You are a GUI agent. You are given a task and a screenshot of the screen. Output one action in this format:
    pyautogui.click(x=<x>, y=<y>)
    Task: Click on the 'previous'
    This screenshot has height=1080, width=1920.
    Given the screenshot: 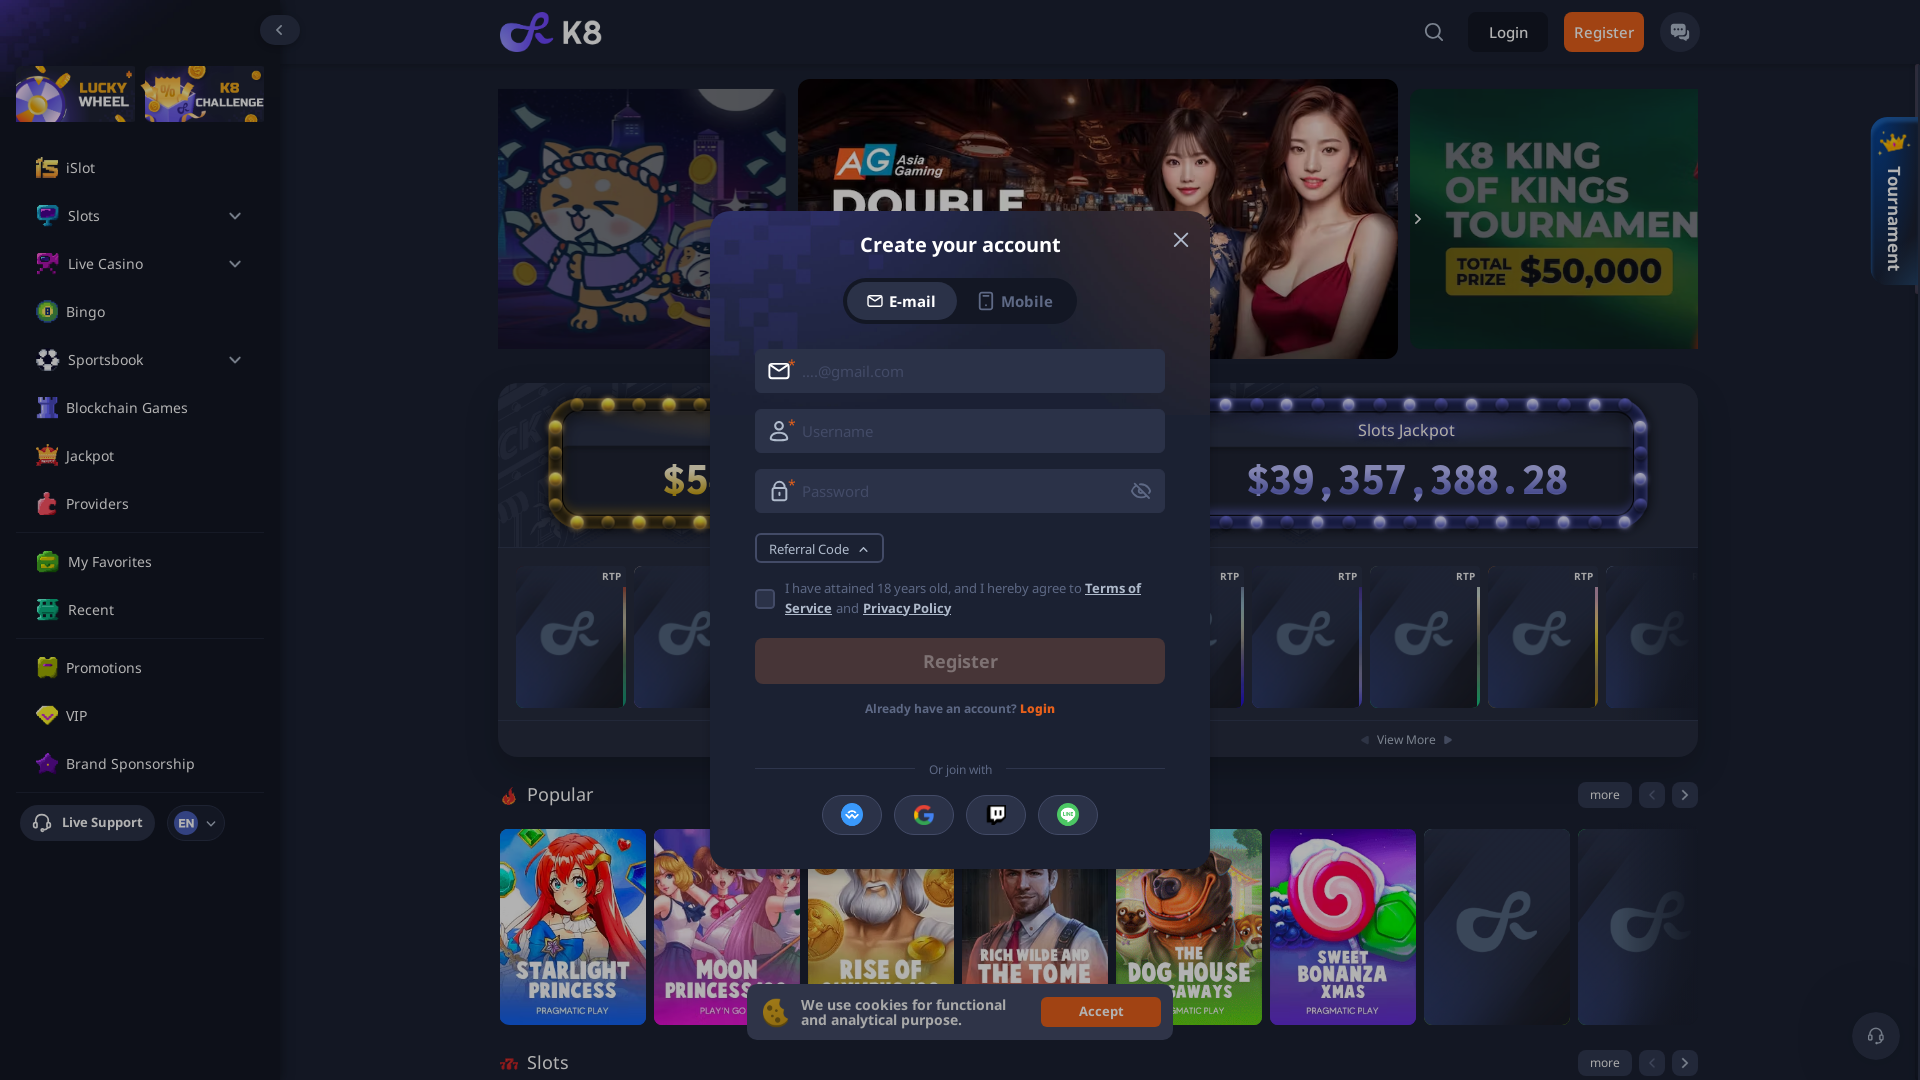 What is the action you would take?
    pyautogui.click(x=1651, y=793)
    